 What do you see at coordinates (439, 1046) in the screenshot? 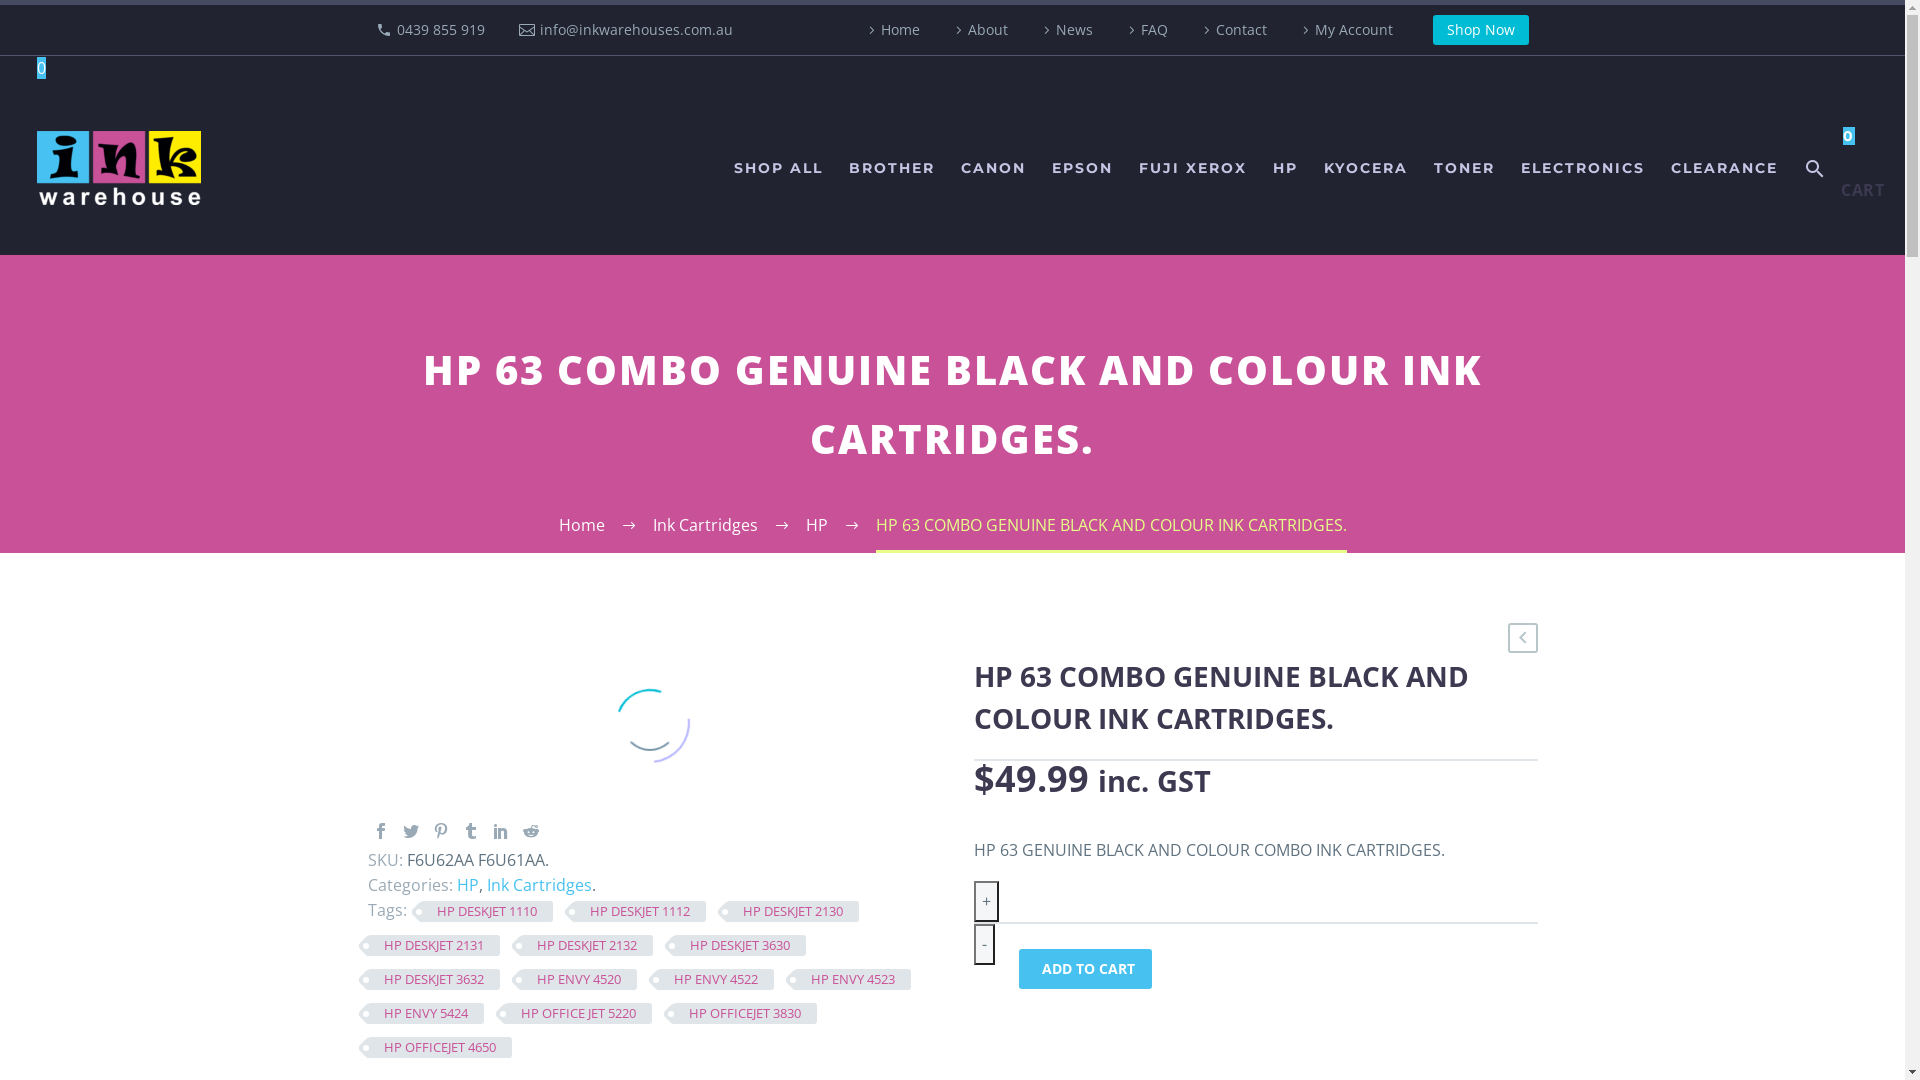
I see `'HP OFFICEJET 4650'` at bounding box center [439, 1046].